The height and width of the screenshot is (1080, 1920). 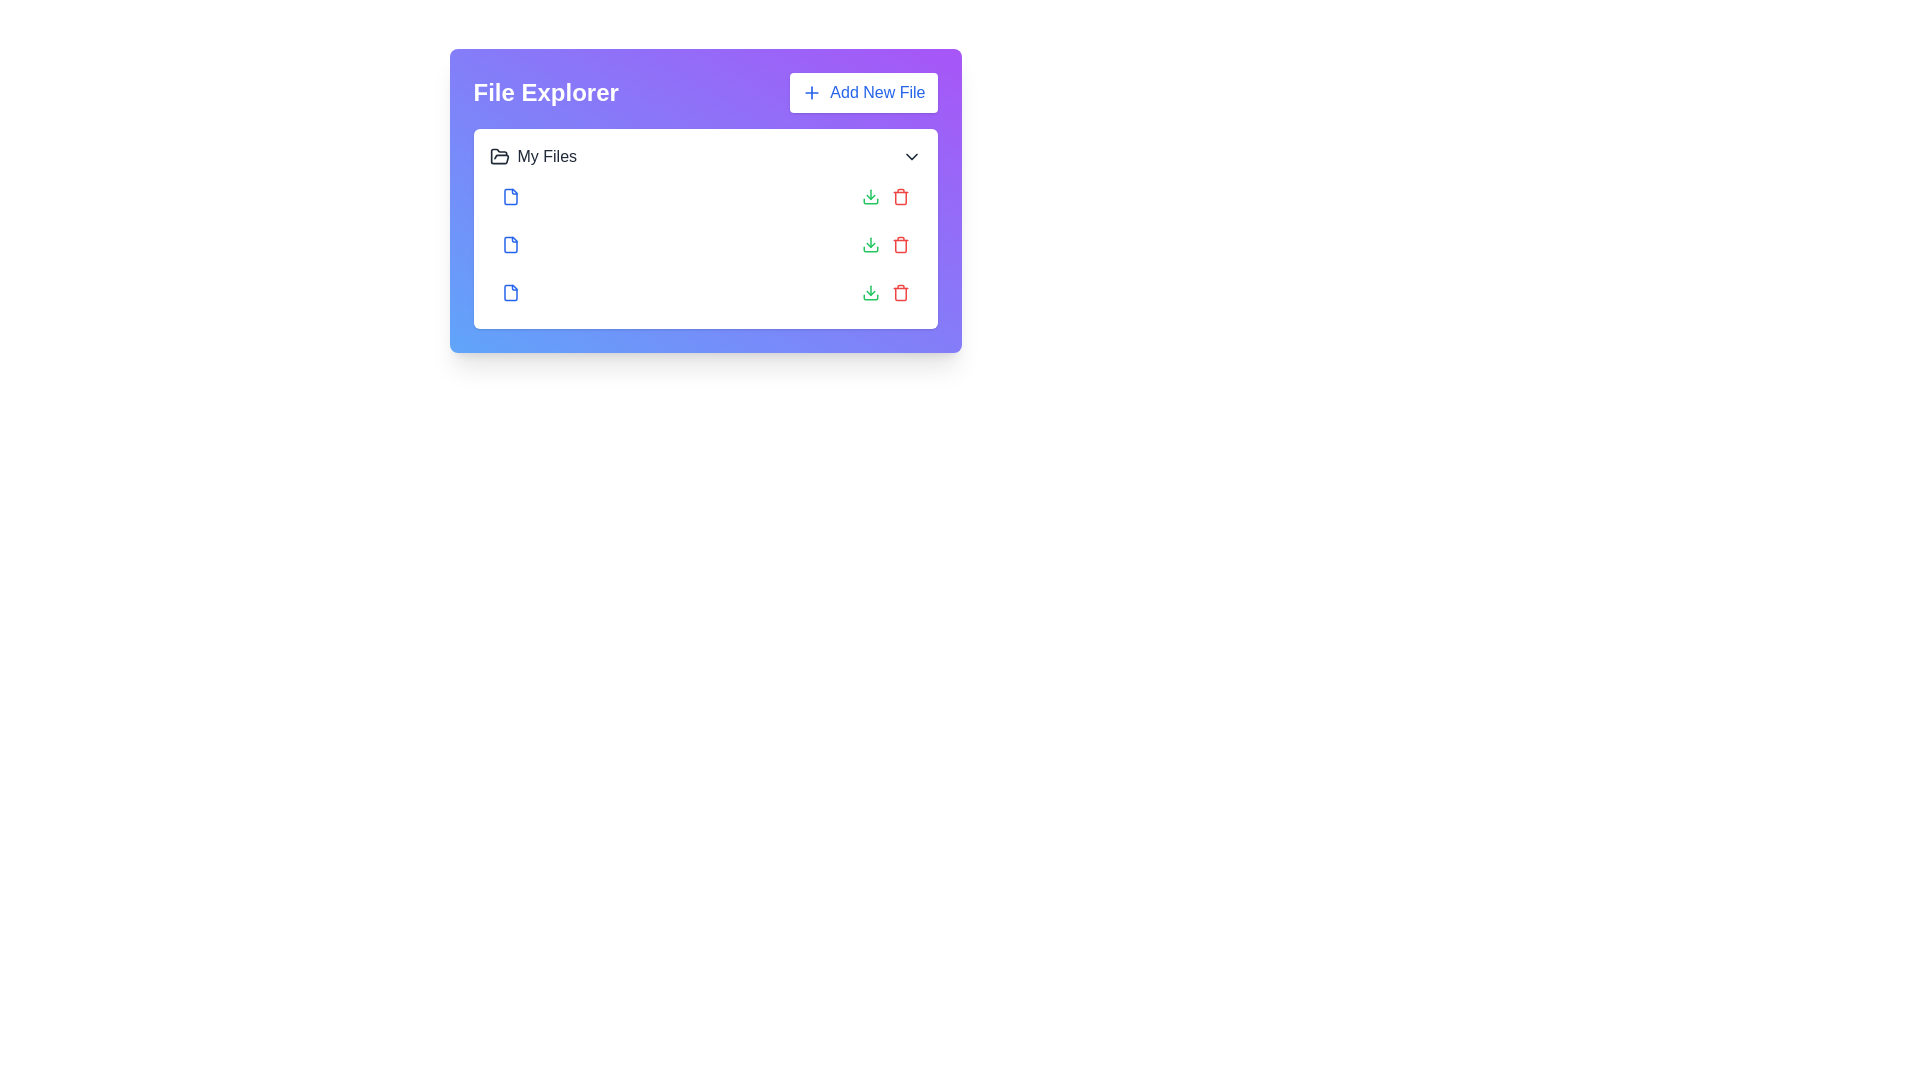 I want to click on the trash can icon for deleting files in the file management interface, located in the rightmost column of the action row beneath the 'Add New File' button, so click(x=899, y=245).